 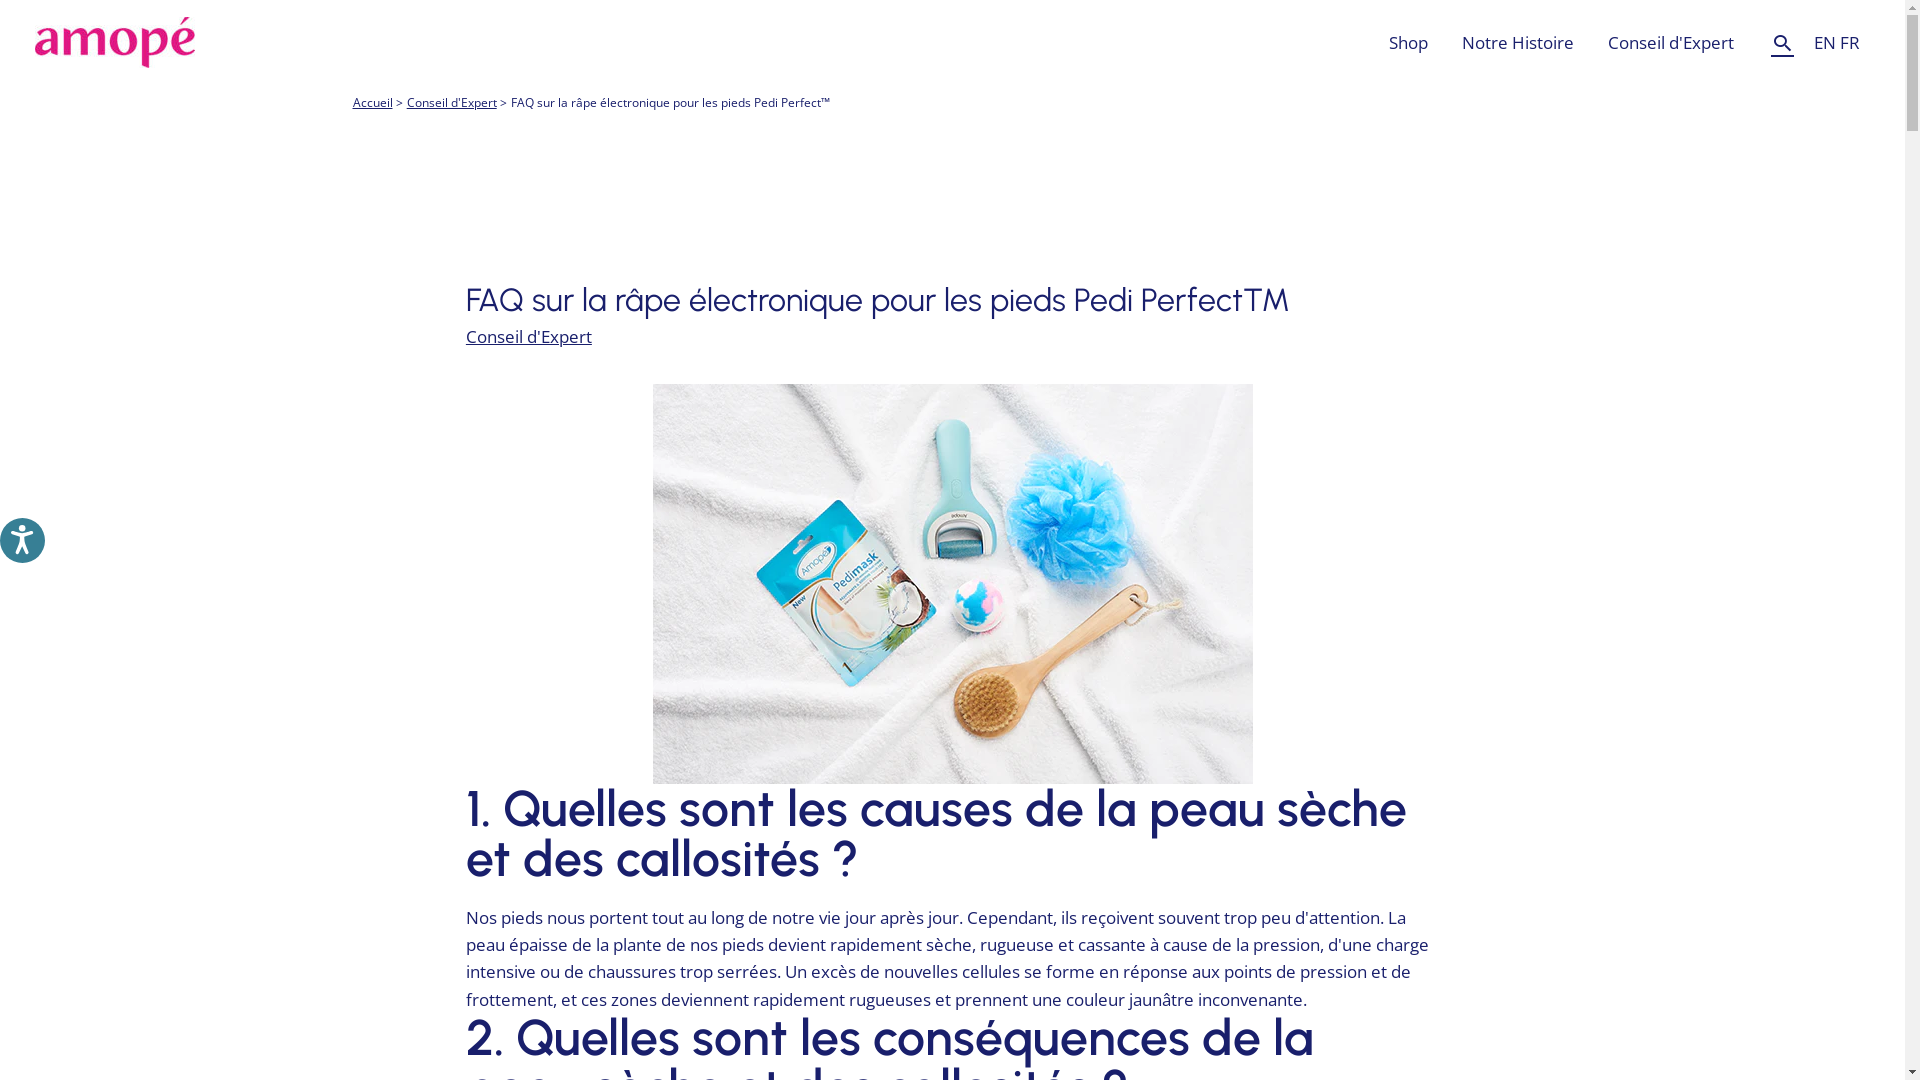 I want to click on 'Rechercher', so click(x=1782, y=42).